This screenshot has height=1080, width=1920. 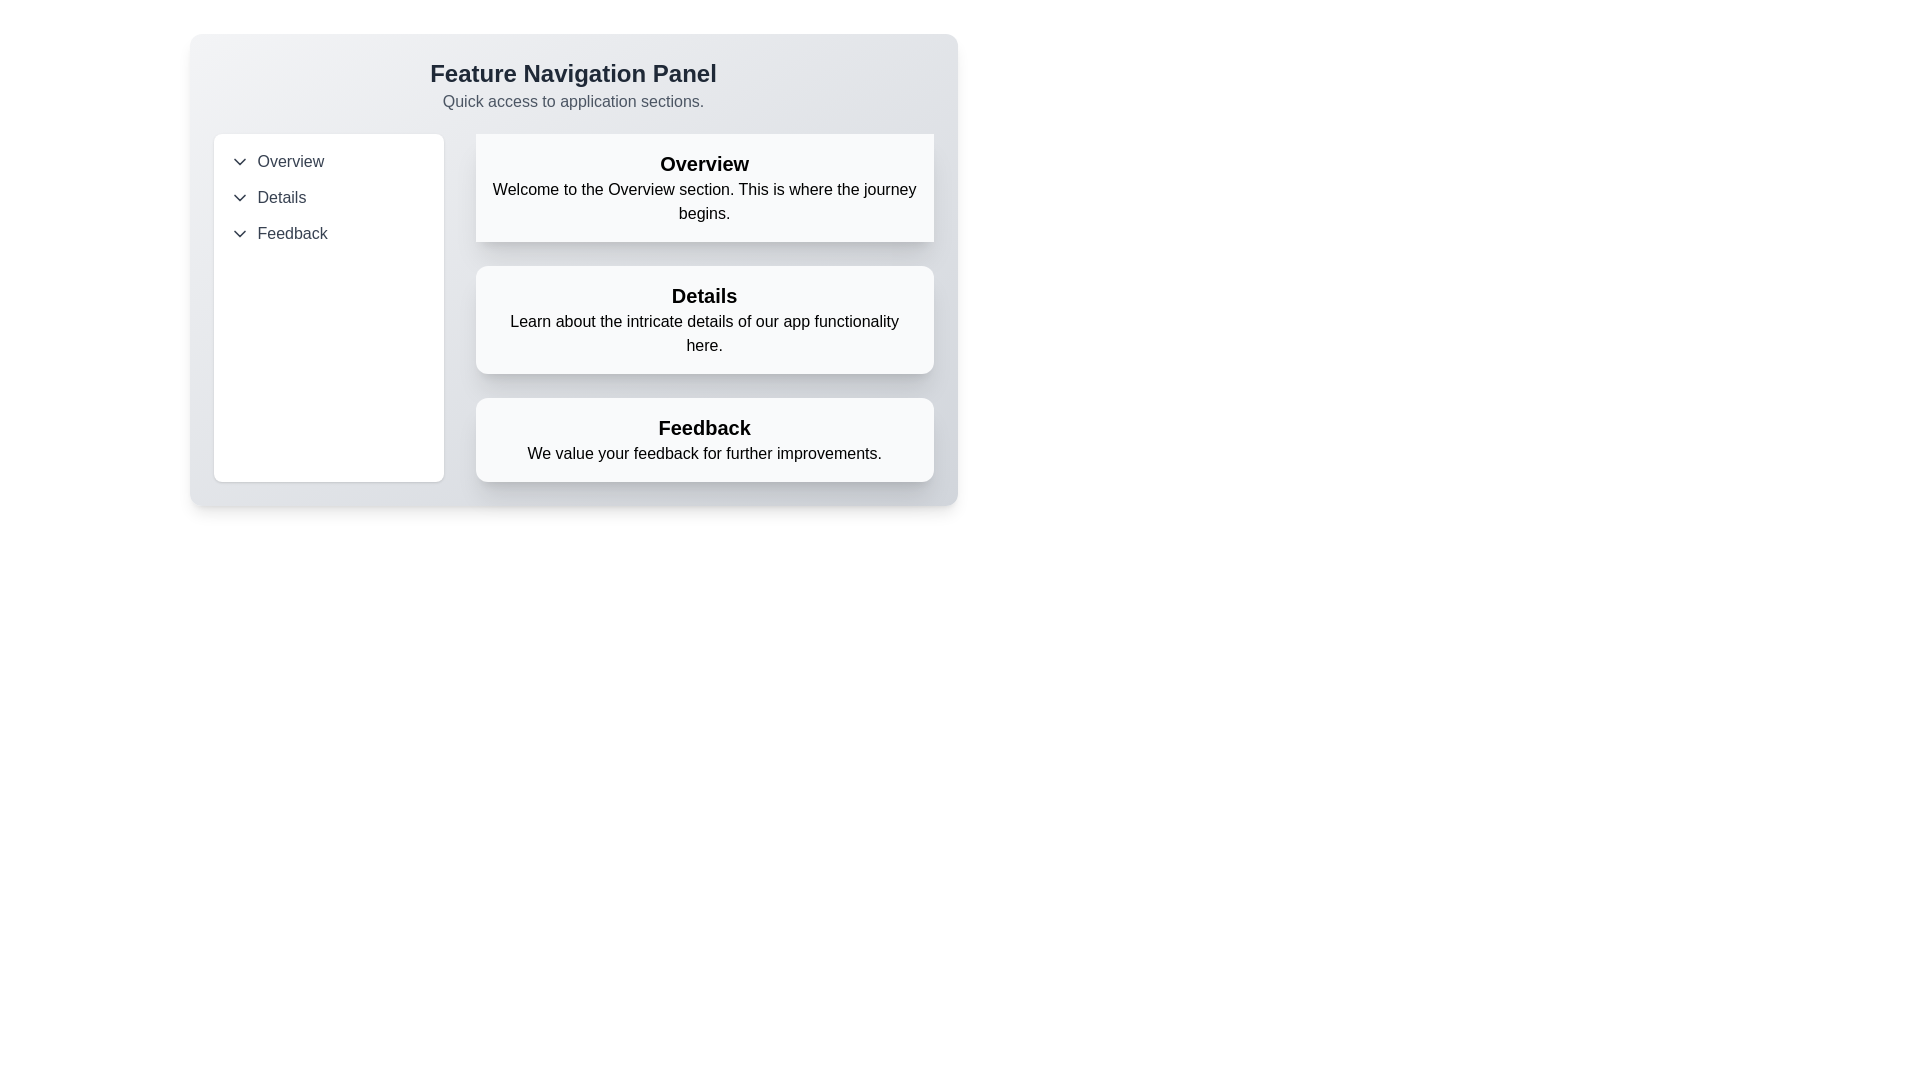 I want to click on the 'Overview' text element, so click(x=704, y=163).